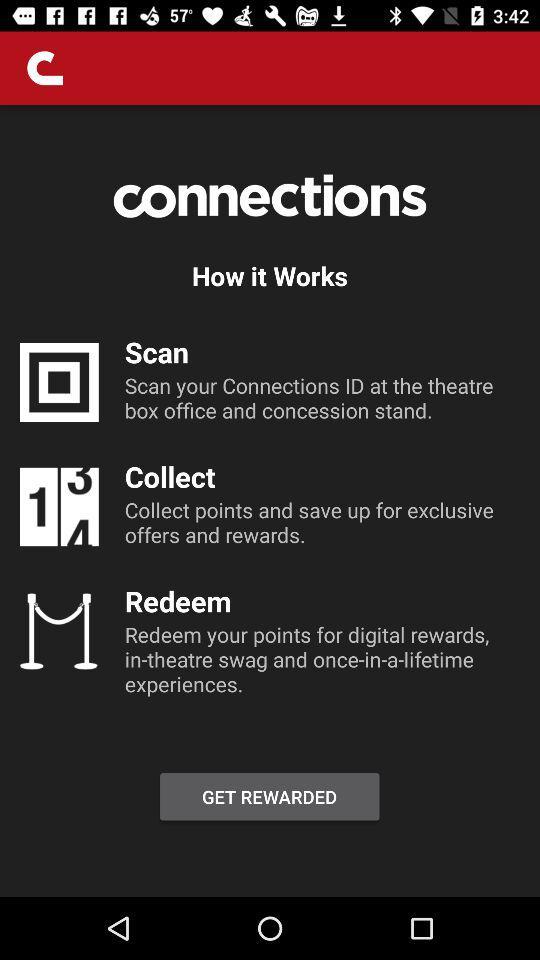 This screenshot has height=960, width=540. Describe the element at coordinates (269, 796) in the screenshot. I see `item below redeem your points item` at that location.